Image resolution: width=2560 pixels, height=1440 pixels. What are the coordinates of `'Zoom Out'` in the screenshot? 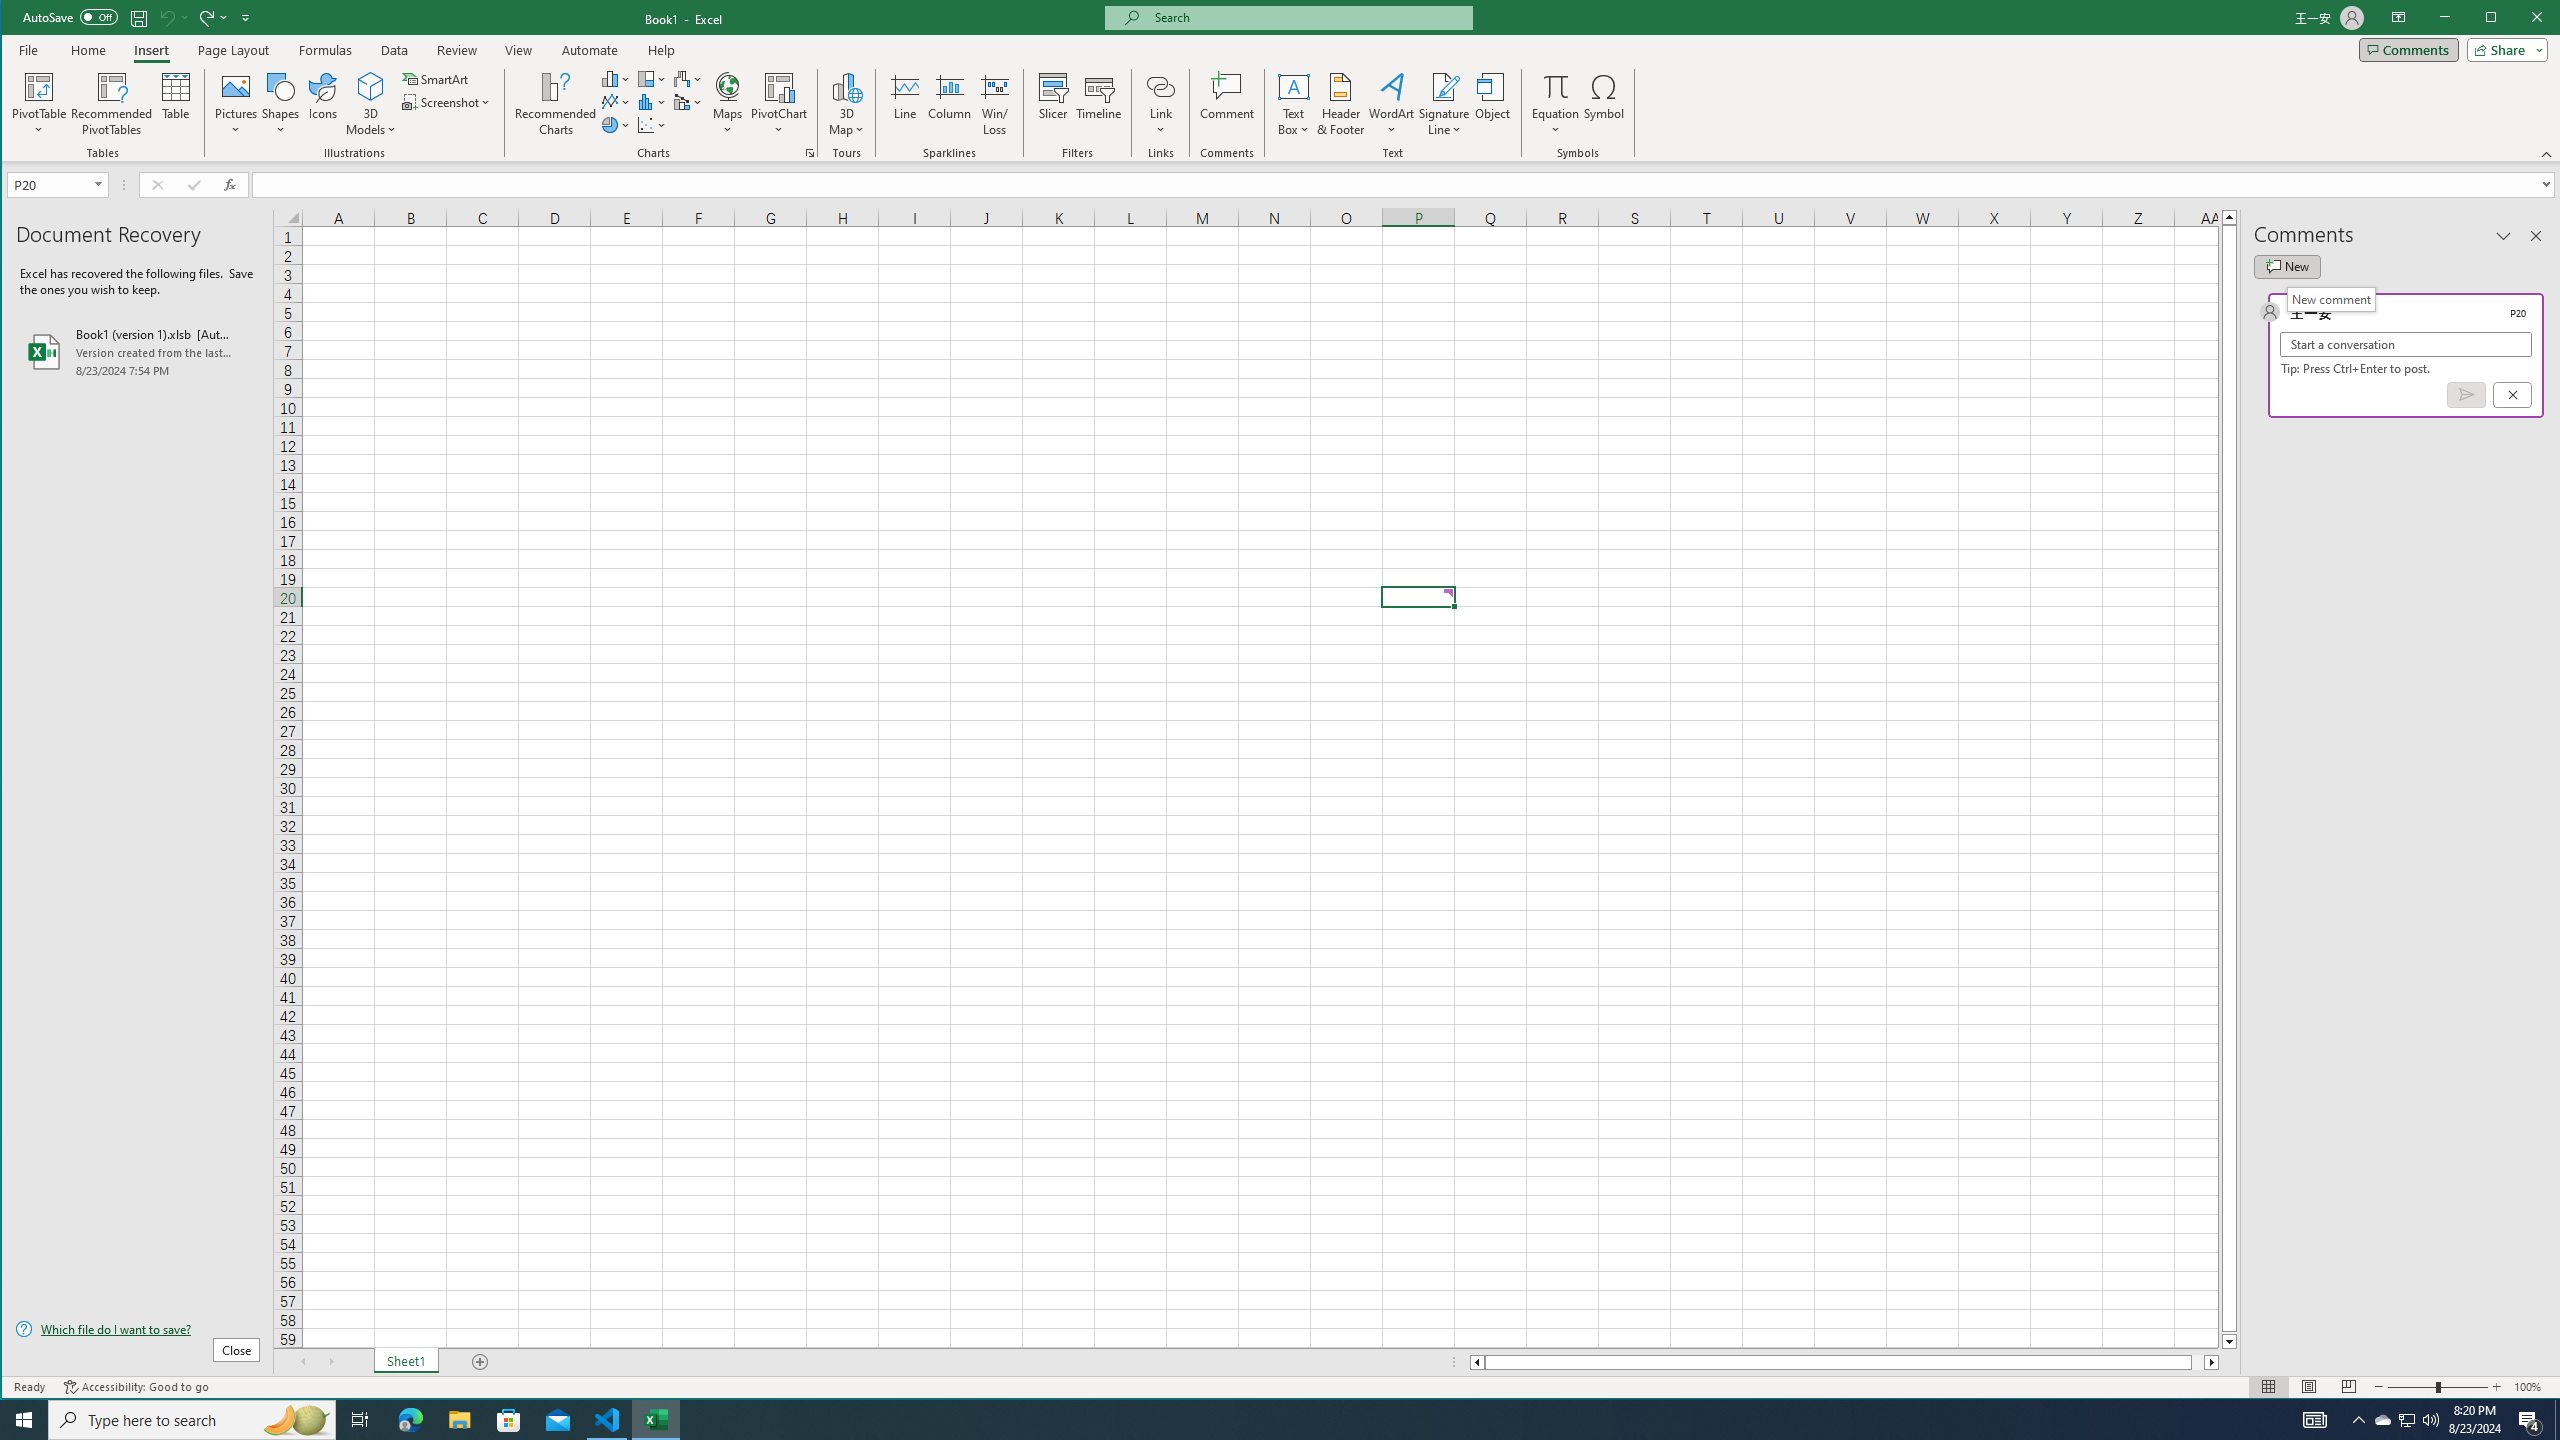 It's located at (2412, 1386).